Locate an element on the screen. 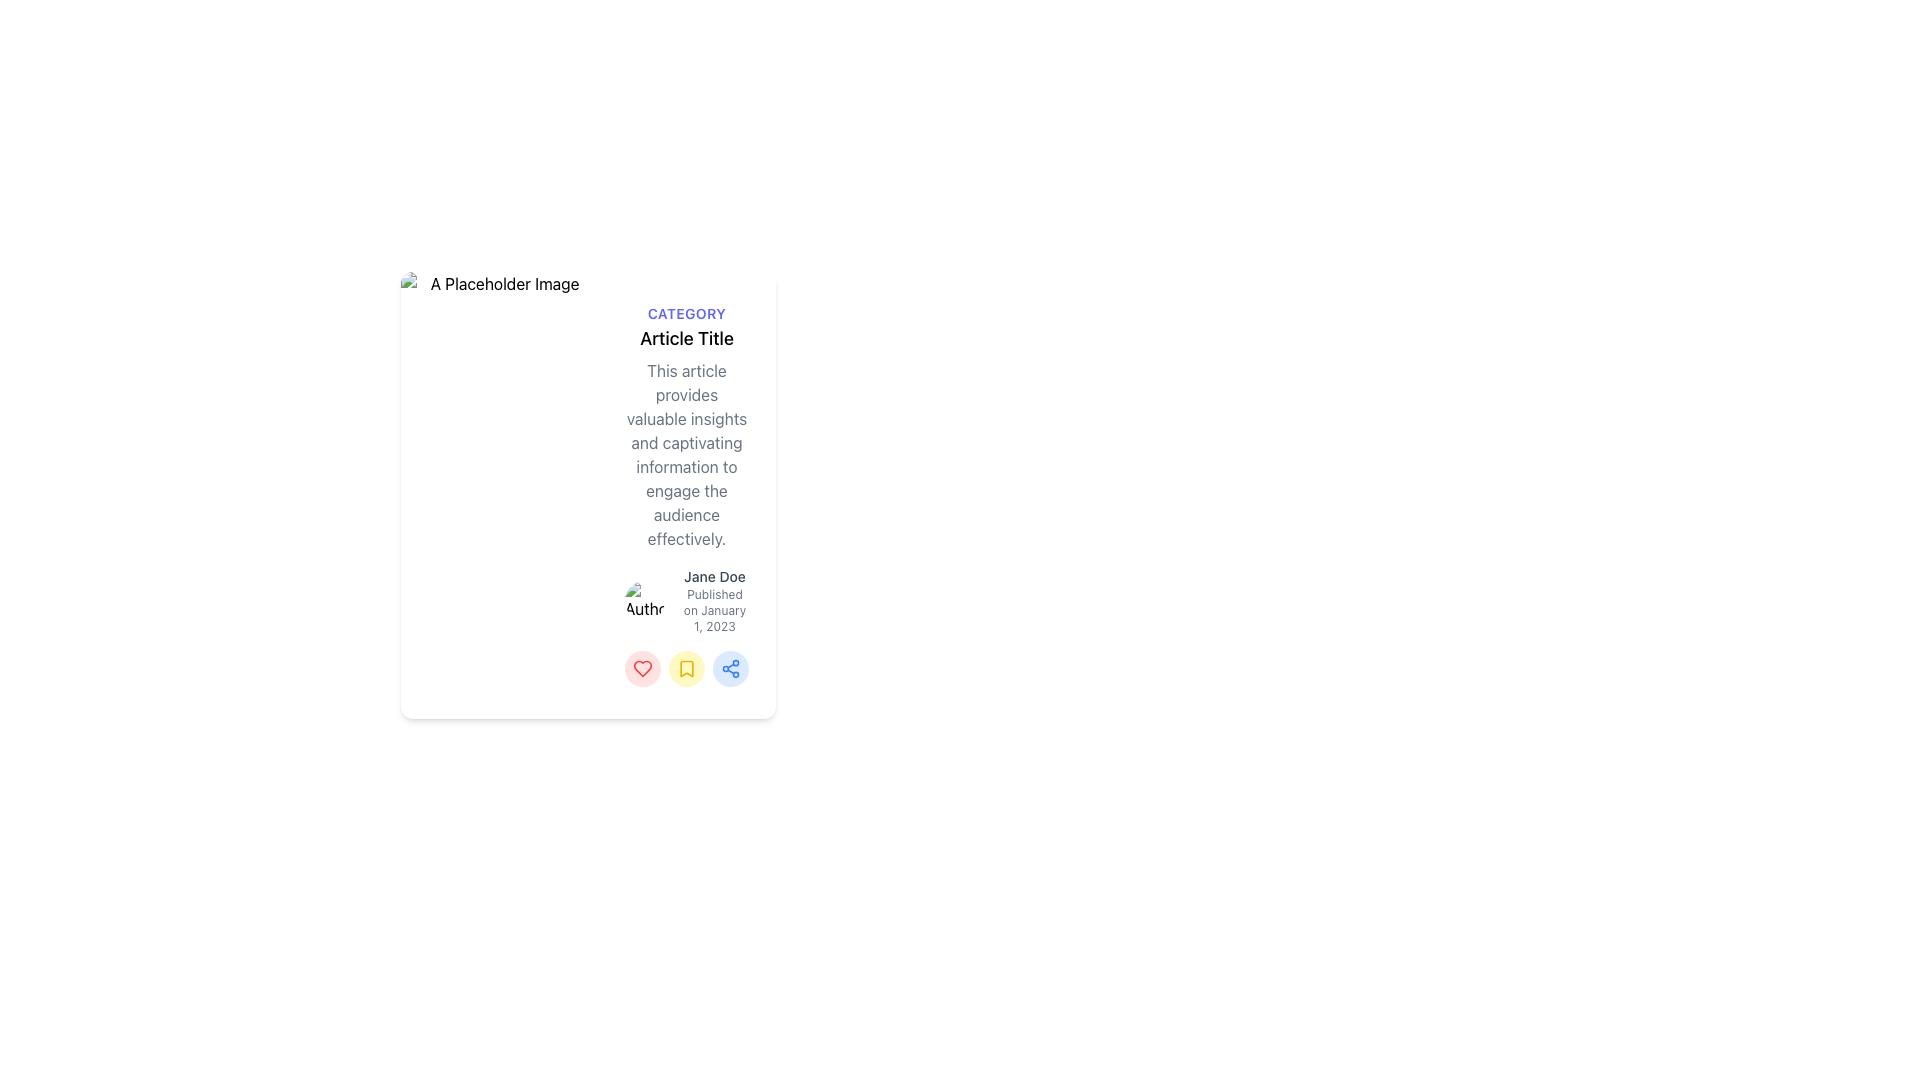 The height and width of the screenshot is (1080, 1920). the text link located directly below the 'Category' label and above the article description is located at coordinates (686, 338).